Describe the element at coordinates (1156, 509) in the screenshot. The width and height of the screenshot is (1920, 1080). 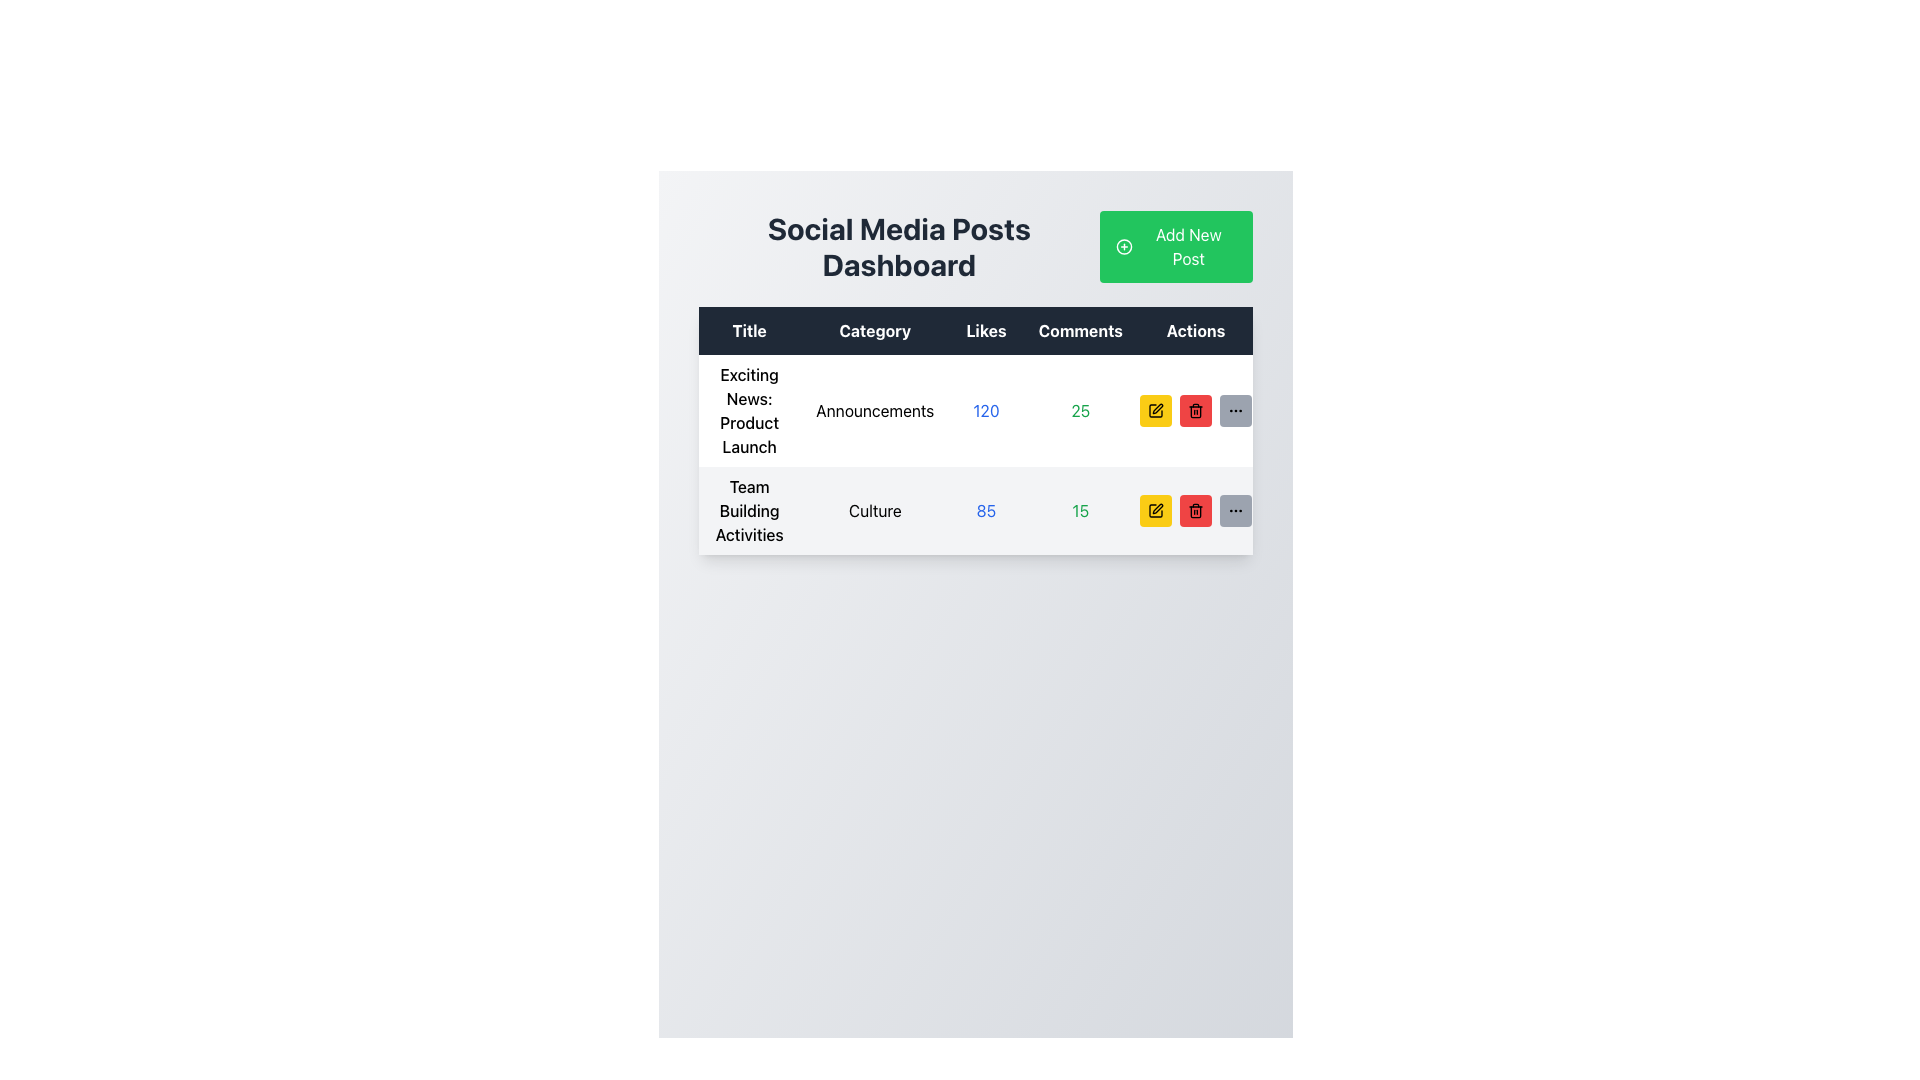
I see `the small square icon with a pen symbol inside on a yellow background located in the second row of the table under the 'Actions' column to initiate an edit operation` at that location.